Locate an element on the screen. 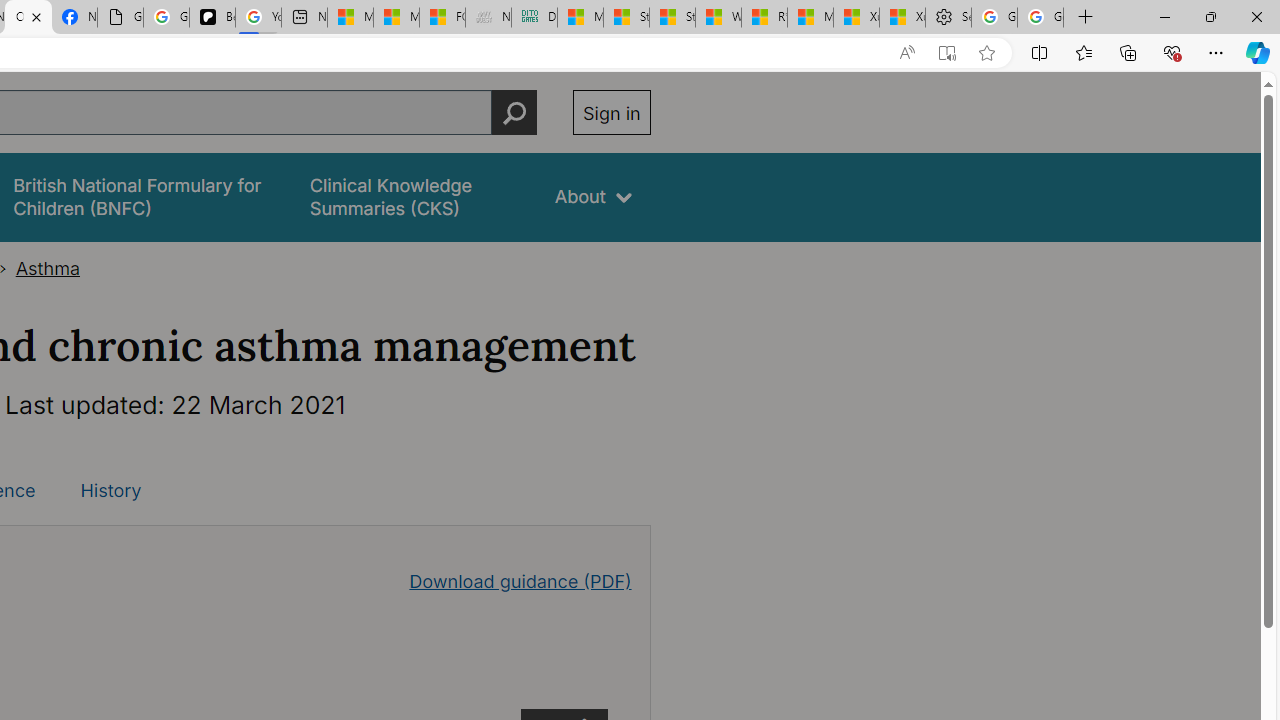  'Asthma' is located at coordinates (48, 268).